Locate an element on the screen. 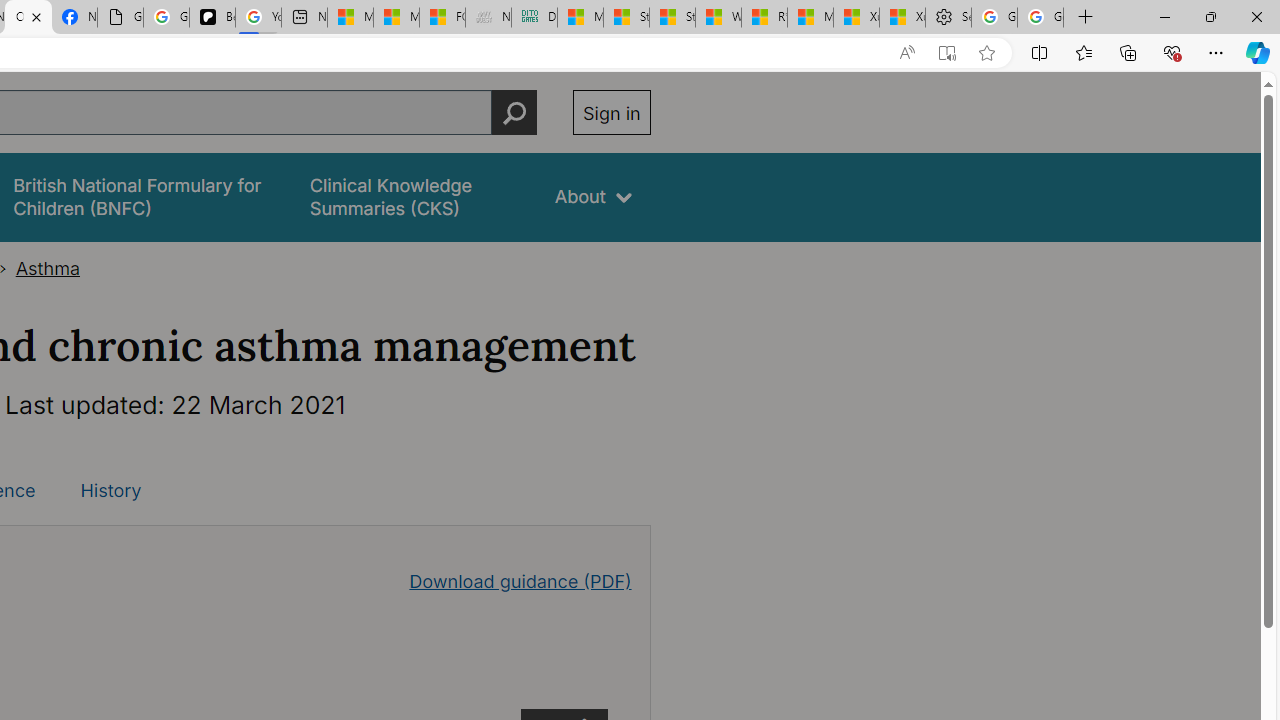  'Asthma' is located at coordinates (48, 268).